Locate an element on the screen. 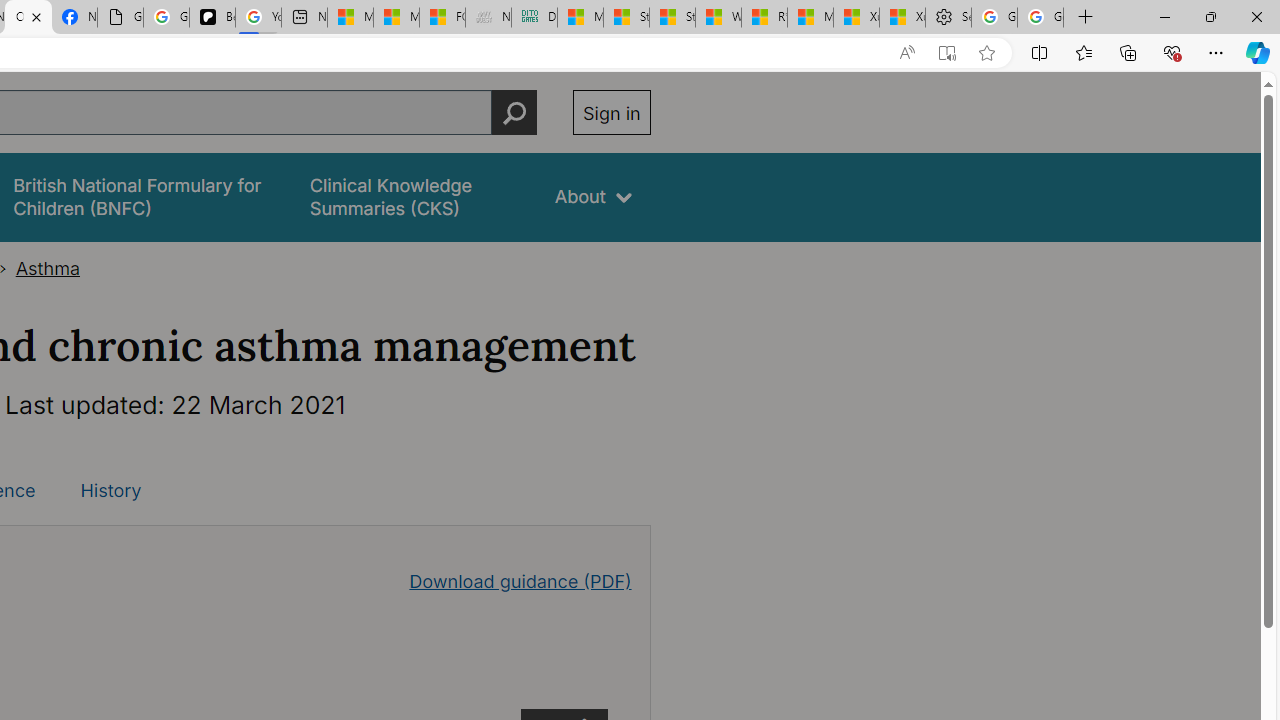  'Asthma' is located at coordinates (48, 268).